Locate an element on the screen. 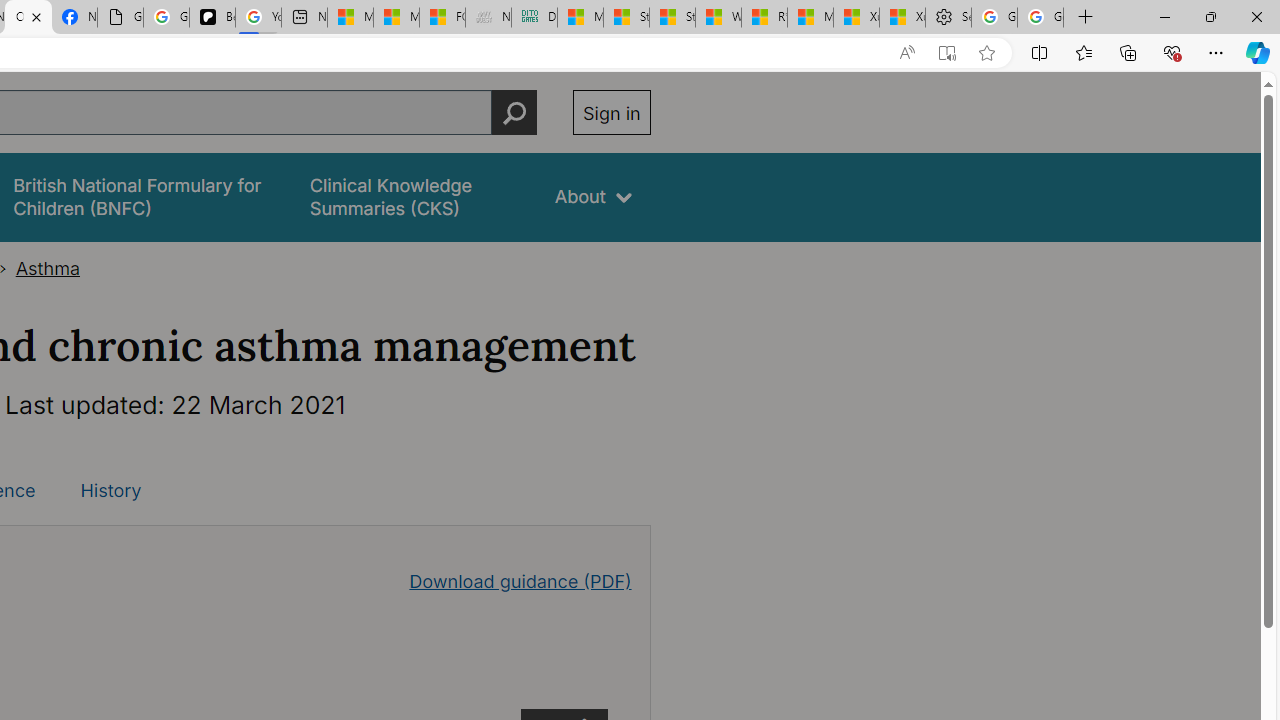  'Asthma' is located at coordinates (48, 268).